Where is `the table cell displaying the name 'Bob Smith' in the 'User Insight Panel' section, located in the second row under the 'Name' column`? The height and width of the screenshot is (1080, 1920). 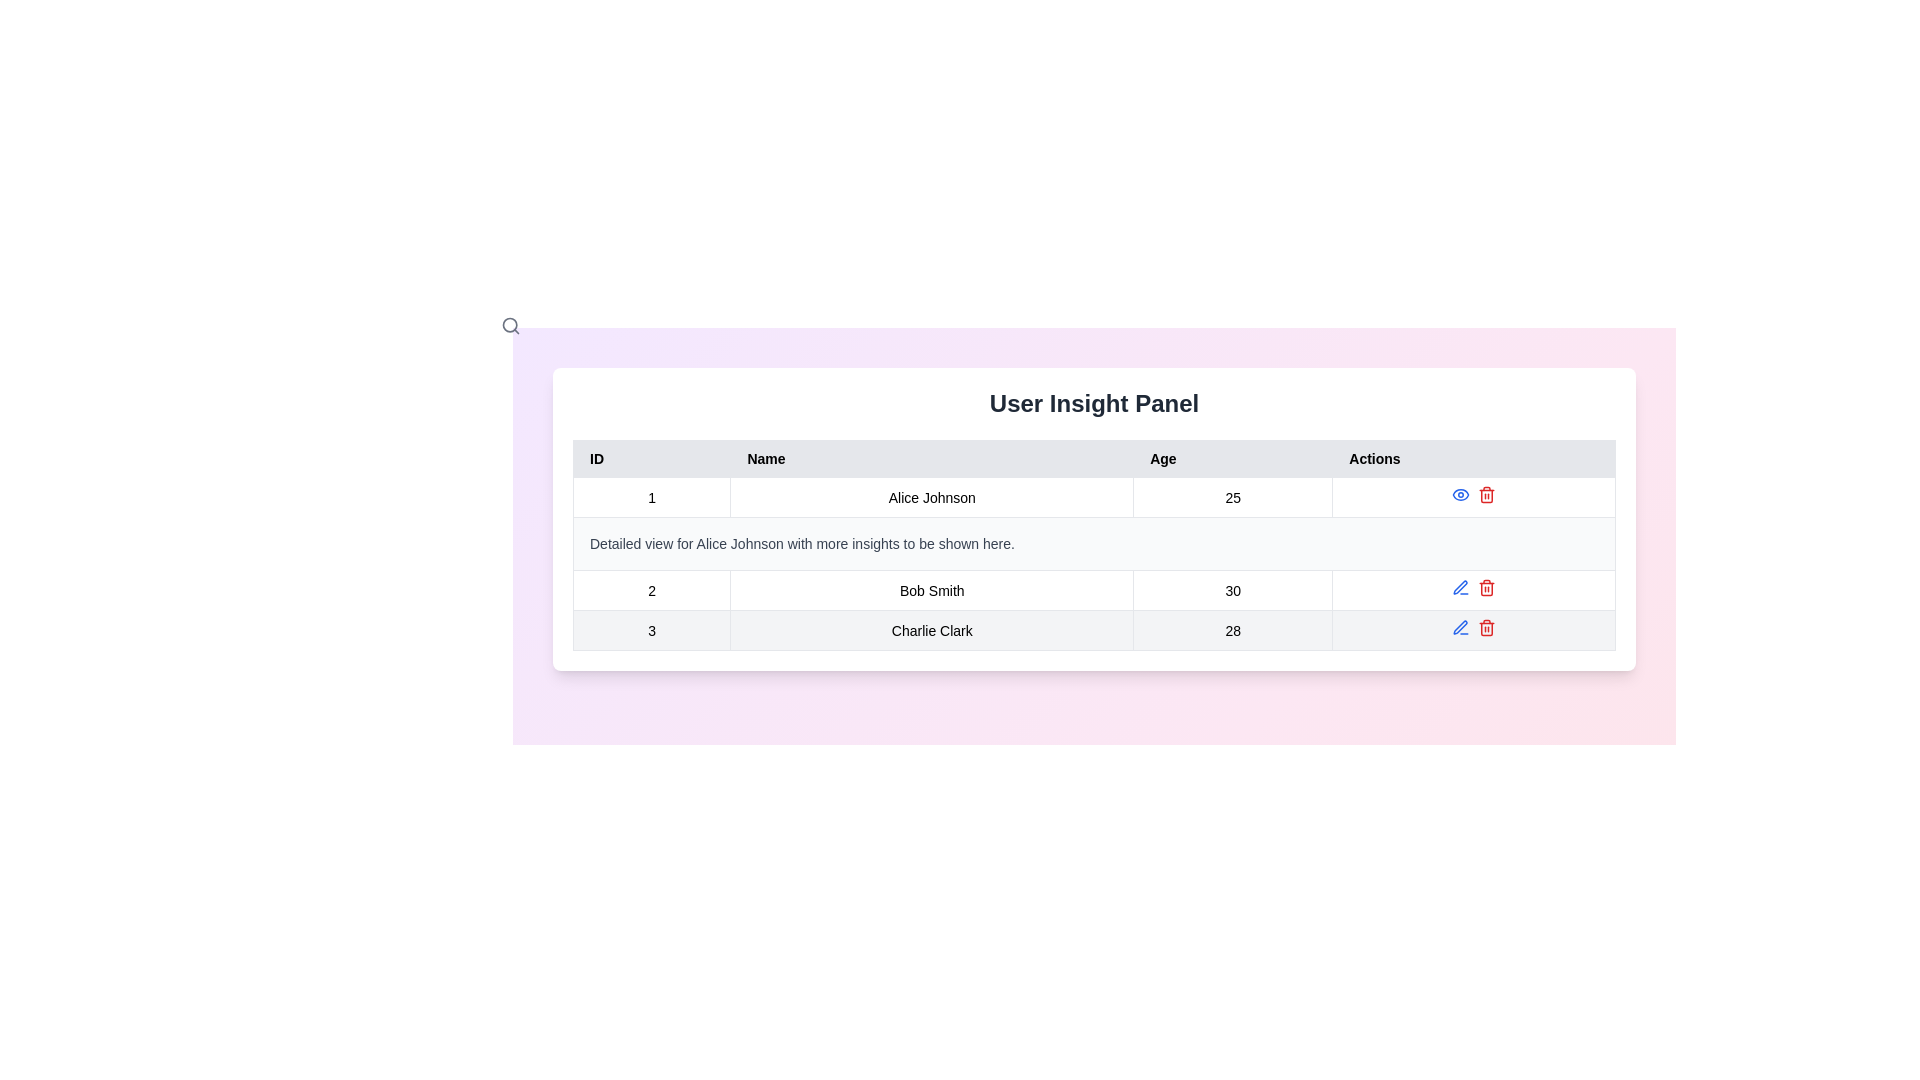 the table cell displaying the name 'Bob Smith' in the 'User Insight Panel' section, located in the second row under the 'Name' column is located at coordinates (931, 589).